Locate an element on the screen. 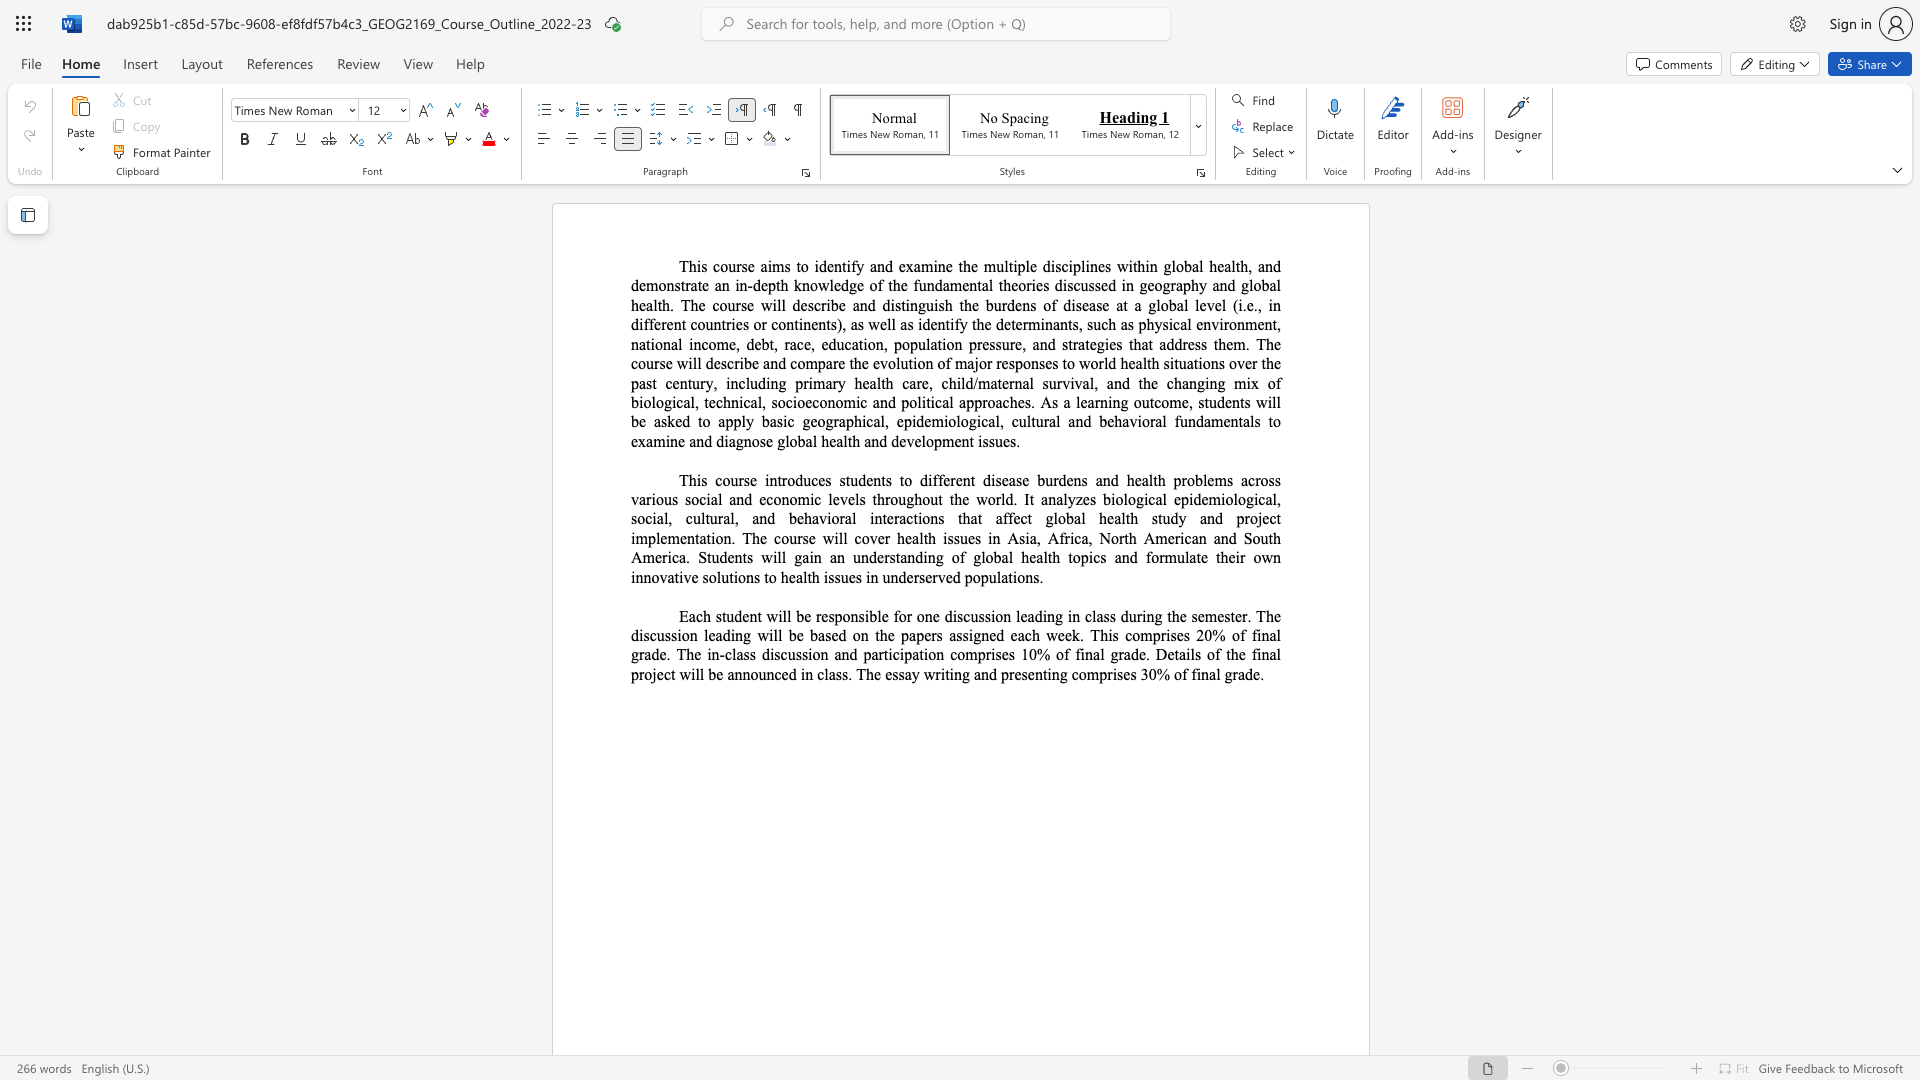 The height and width of the screenshot is (1080, 1920). the subset text "he essay writing and presenting comprises 30% of fi" within the text "project will be announced in class. The essay writing and presenting comprises 30% of final grade." is located at coordinates (866, 674).